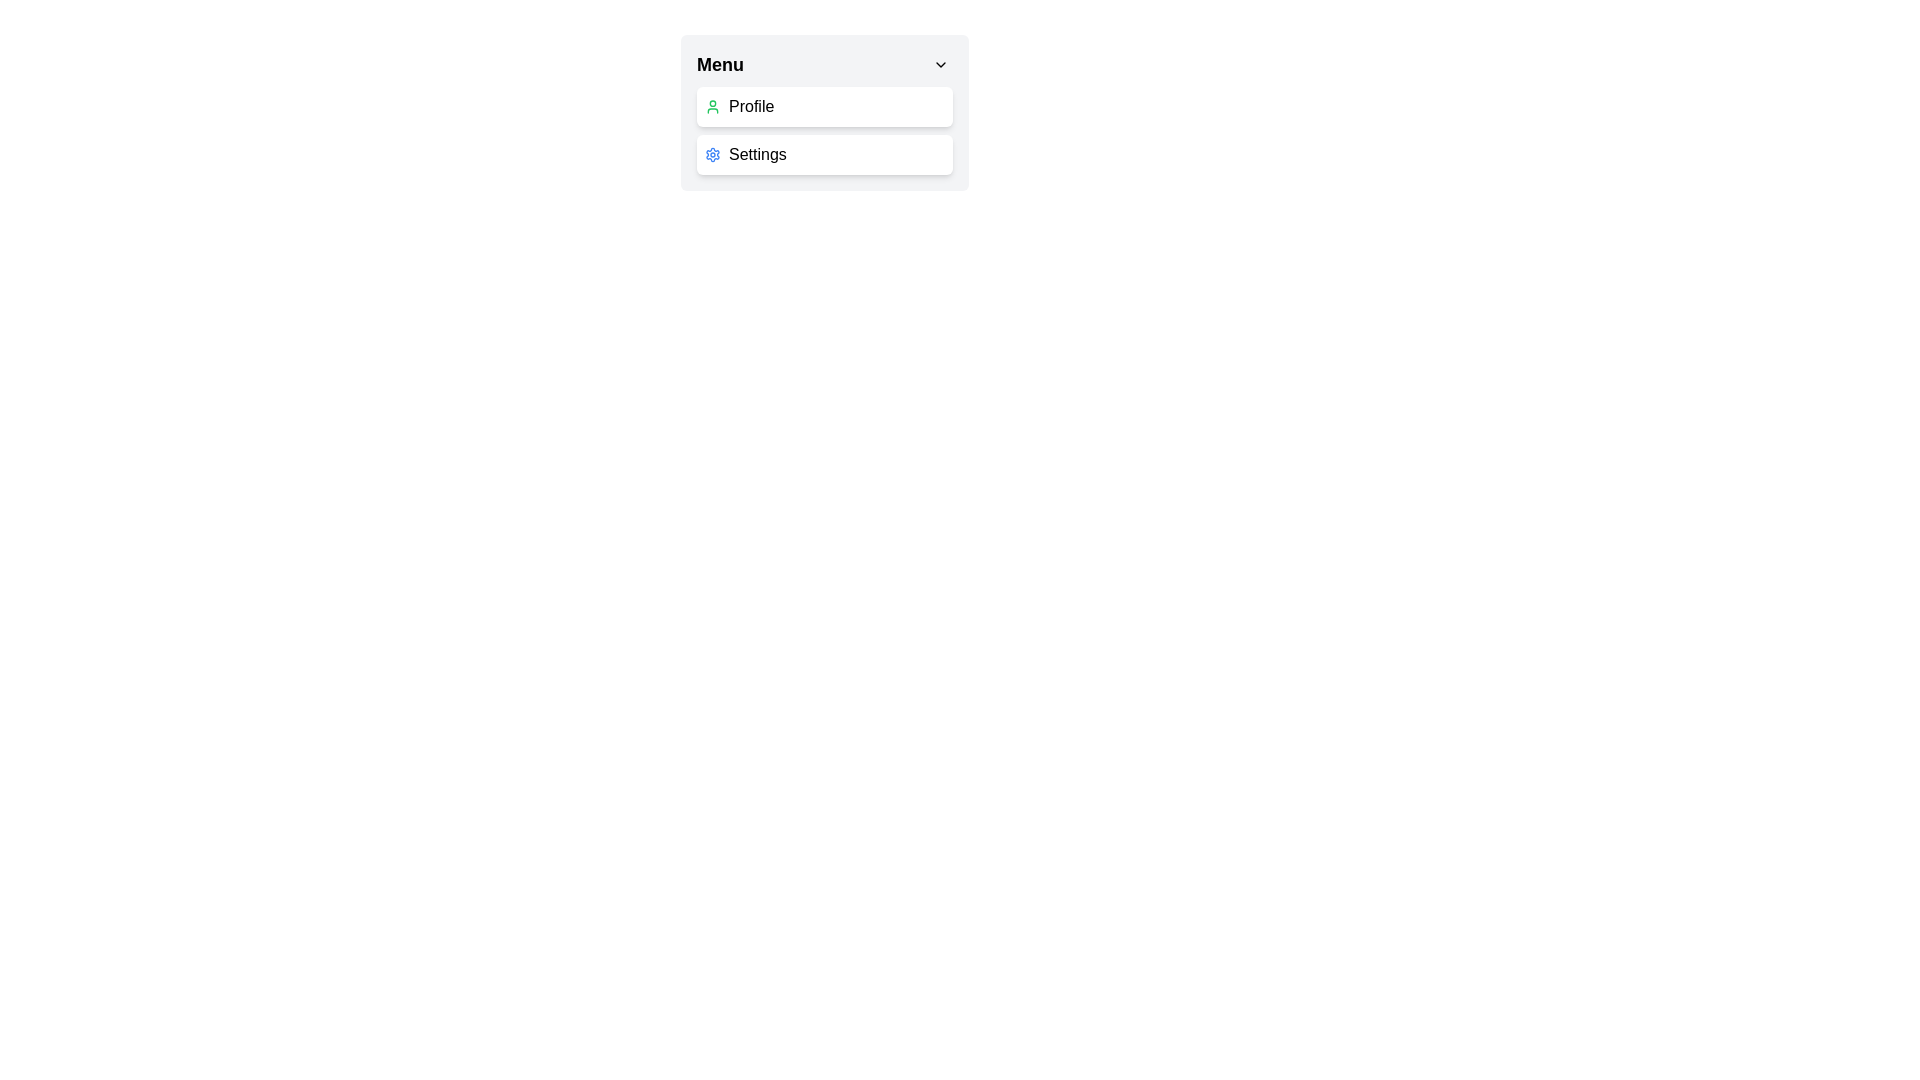 The height and width of the screenshot is (1080, 1920). Describe the element at coordinates (939, 64) in the screenshot. I see `the downward-pointing chevron icon located in the upper-right corner of the dropdown menu header labeled 'Menu'` at that location.